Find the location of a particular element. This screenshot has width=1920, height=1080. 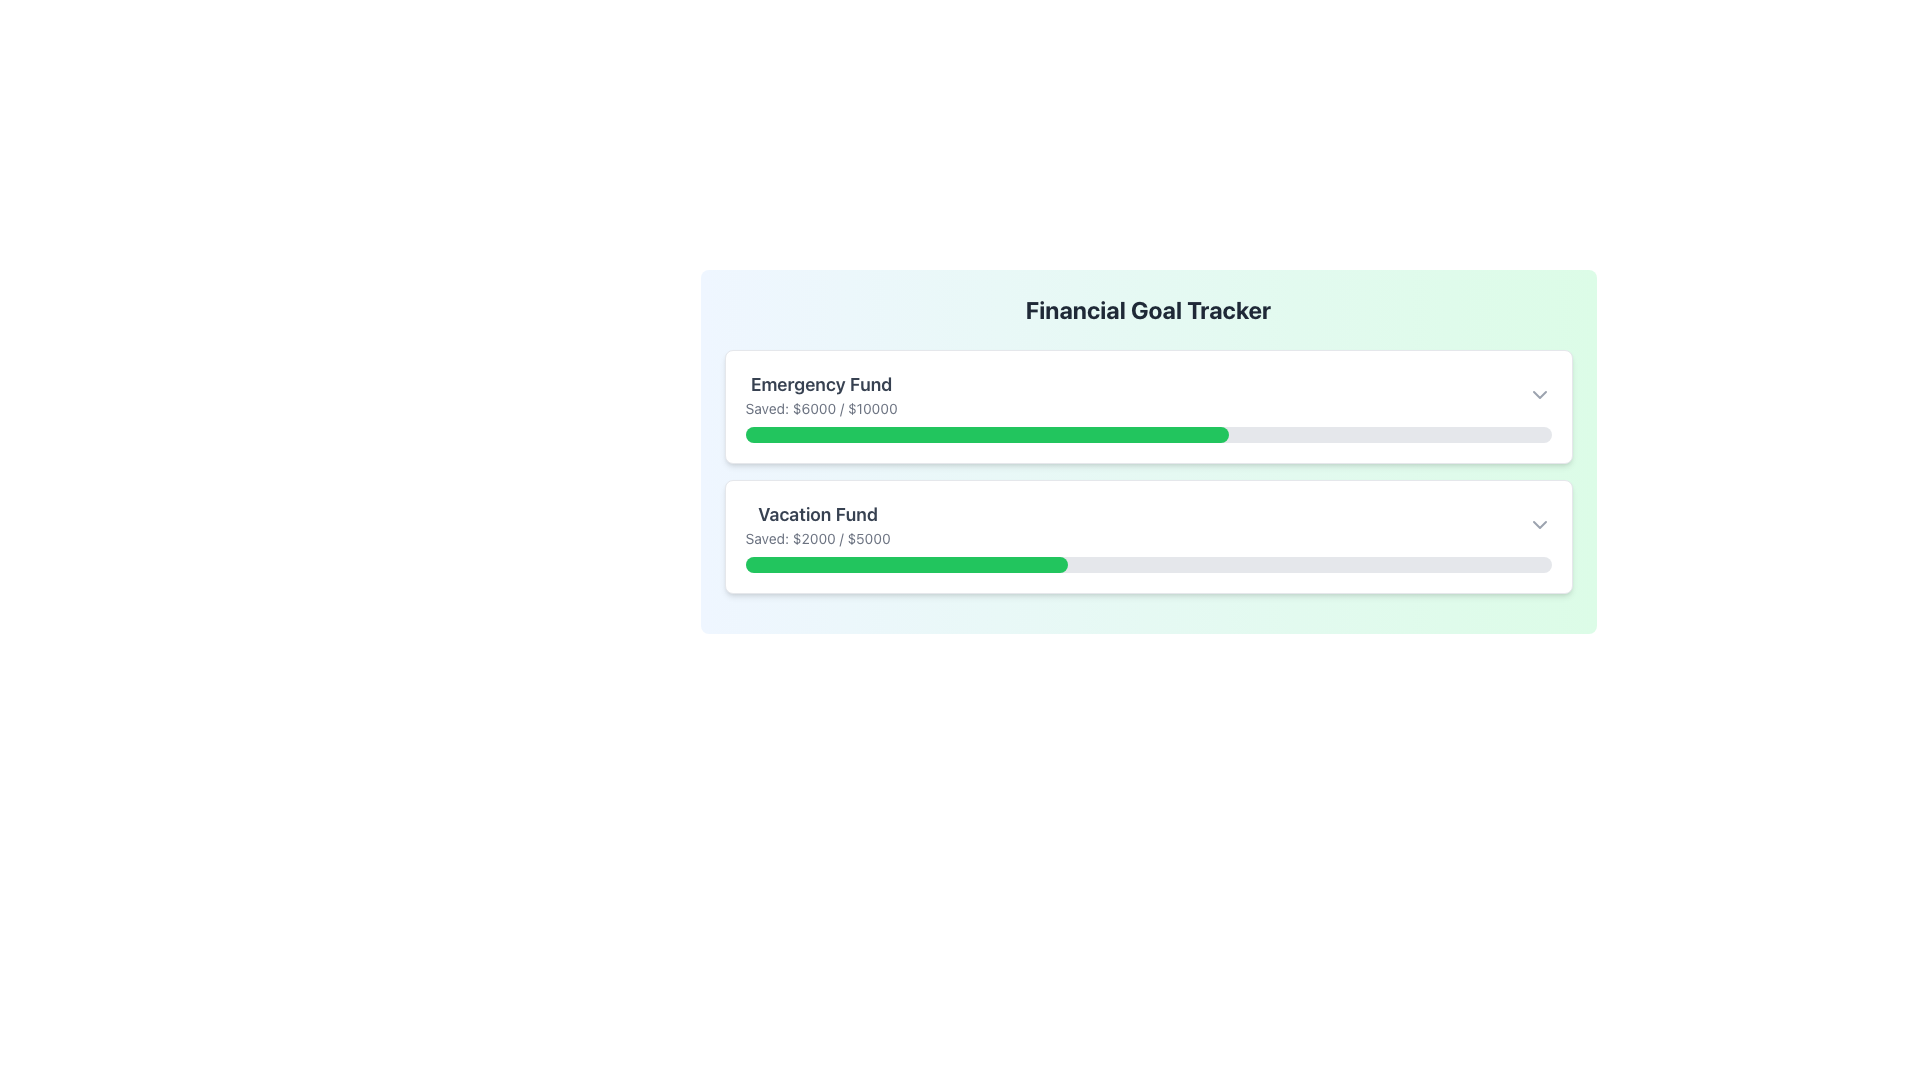

the second Information Card in the Financial Goal Tracker section, which represents the progress of saving towards the 'Vacation Fund' is located at coordinates (1148, 535).